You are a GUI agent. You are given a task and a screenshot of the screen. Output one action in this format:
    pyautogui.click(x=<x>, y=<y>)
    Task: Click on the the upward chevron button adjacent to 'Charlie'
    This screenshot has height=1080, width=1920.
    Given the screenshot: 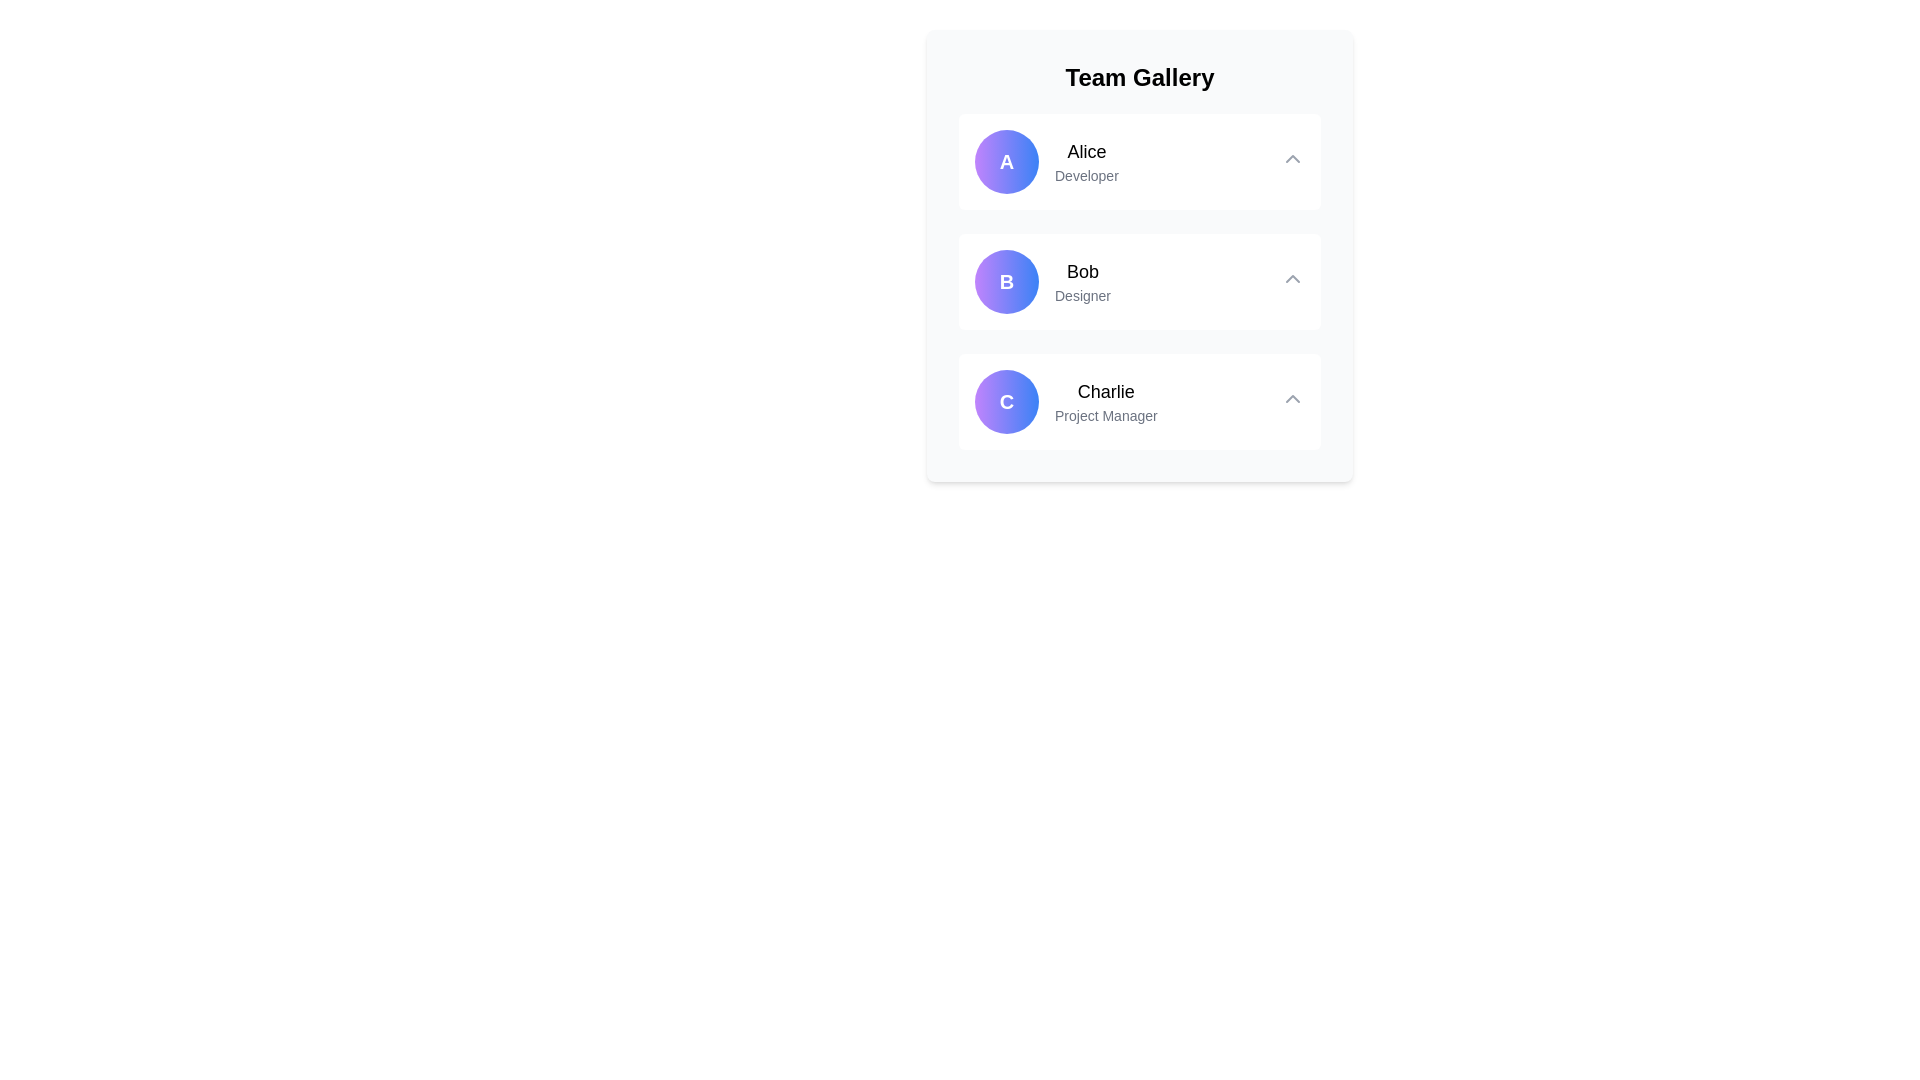 What is the action you would take?
    pyautogui.click(x=1292, y=398)
    